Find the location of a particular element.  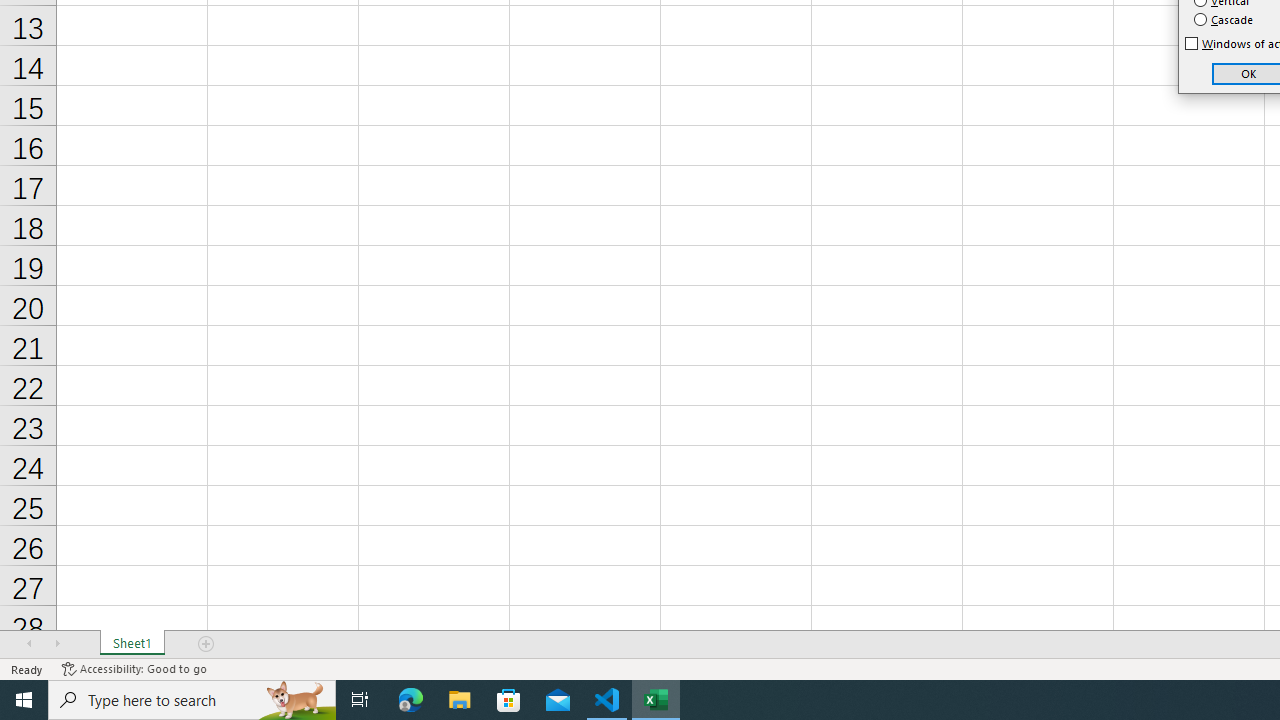

'Microsoft Store' is located at coordinates (509, 698).